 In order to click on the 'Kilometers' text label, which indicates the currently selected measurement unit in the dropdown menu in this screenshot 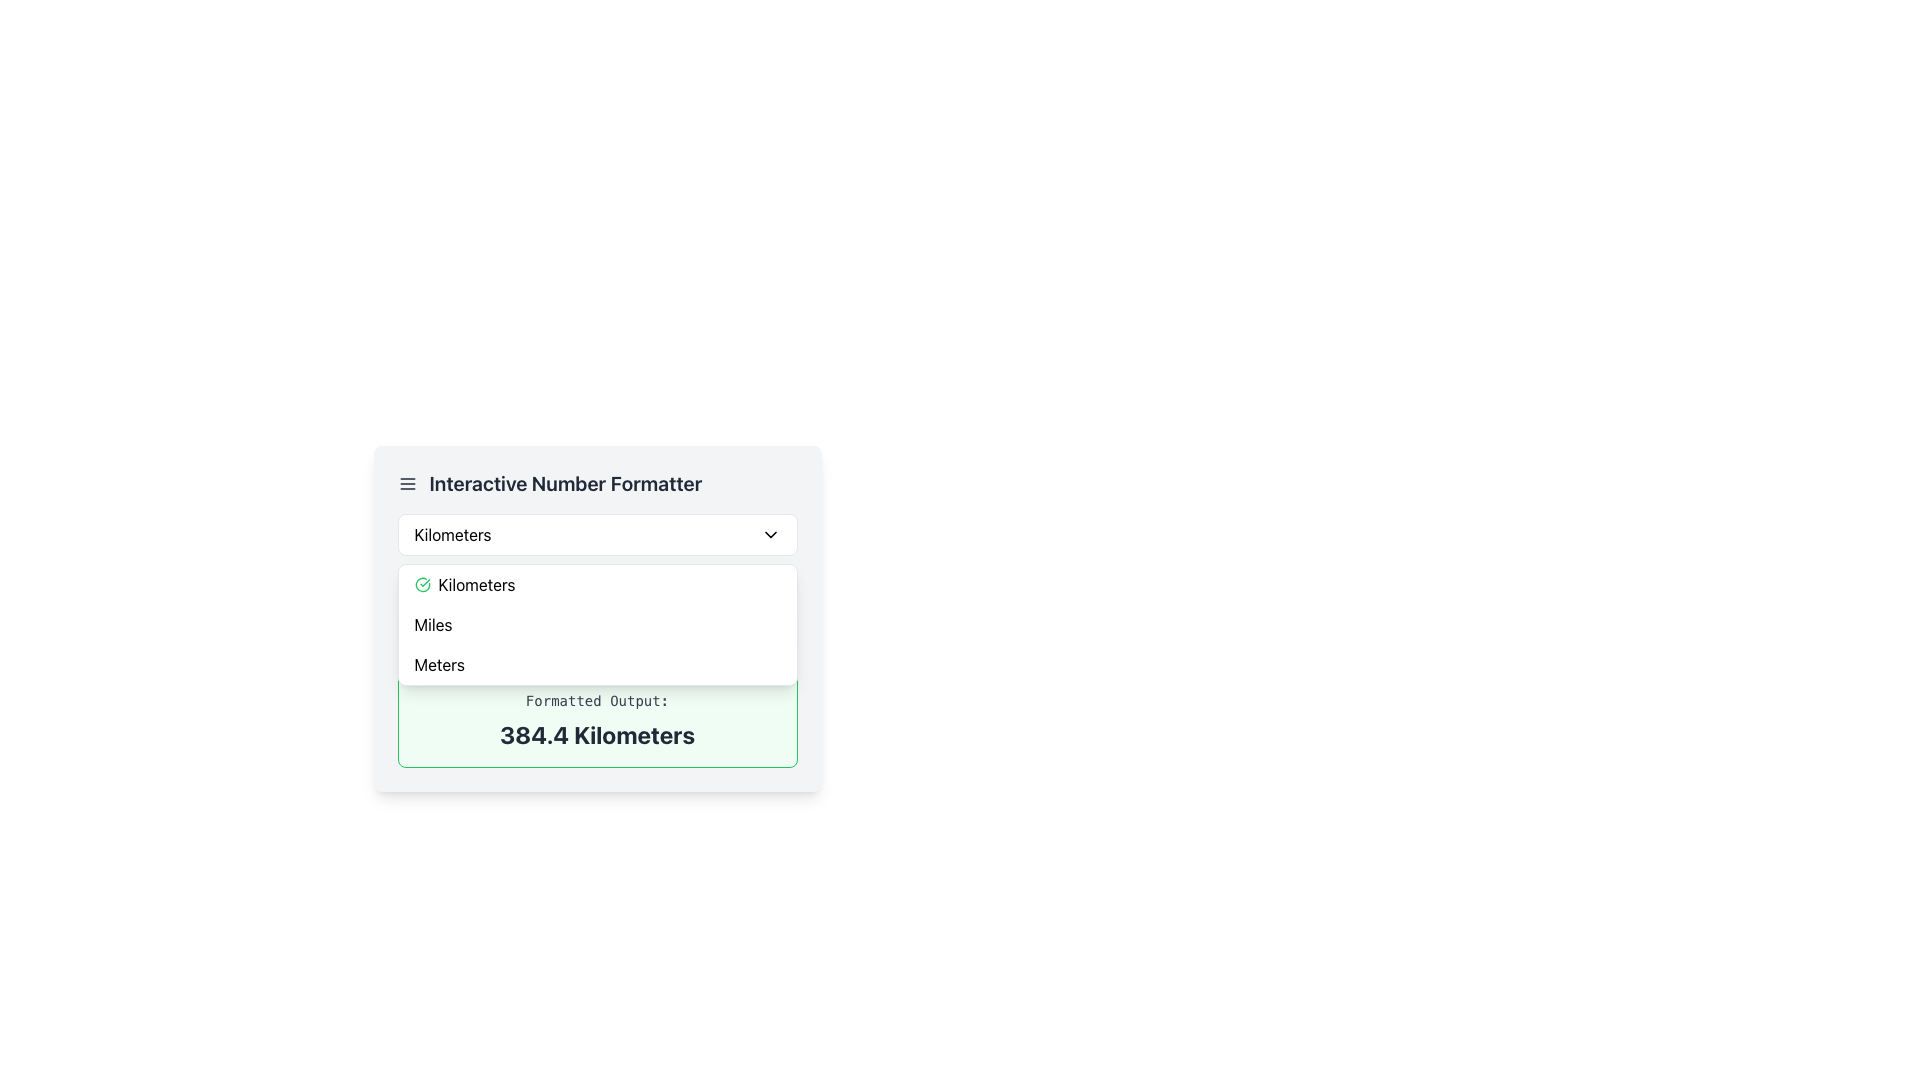, I will do `click(452, 534)`.